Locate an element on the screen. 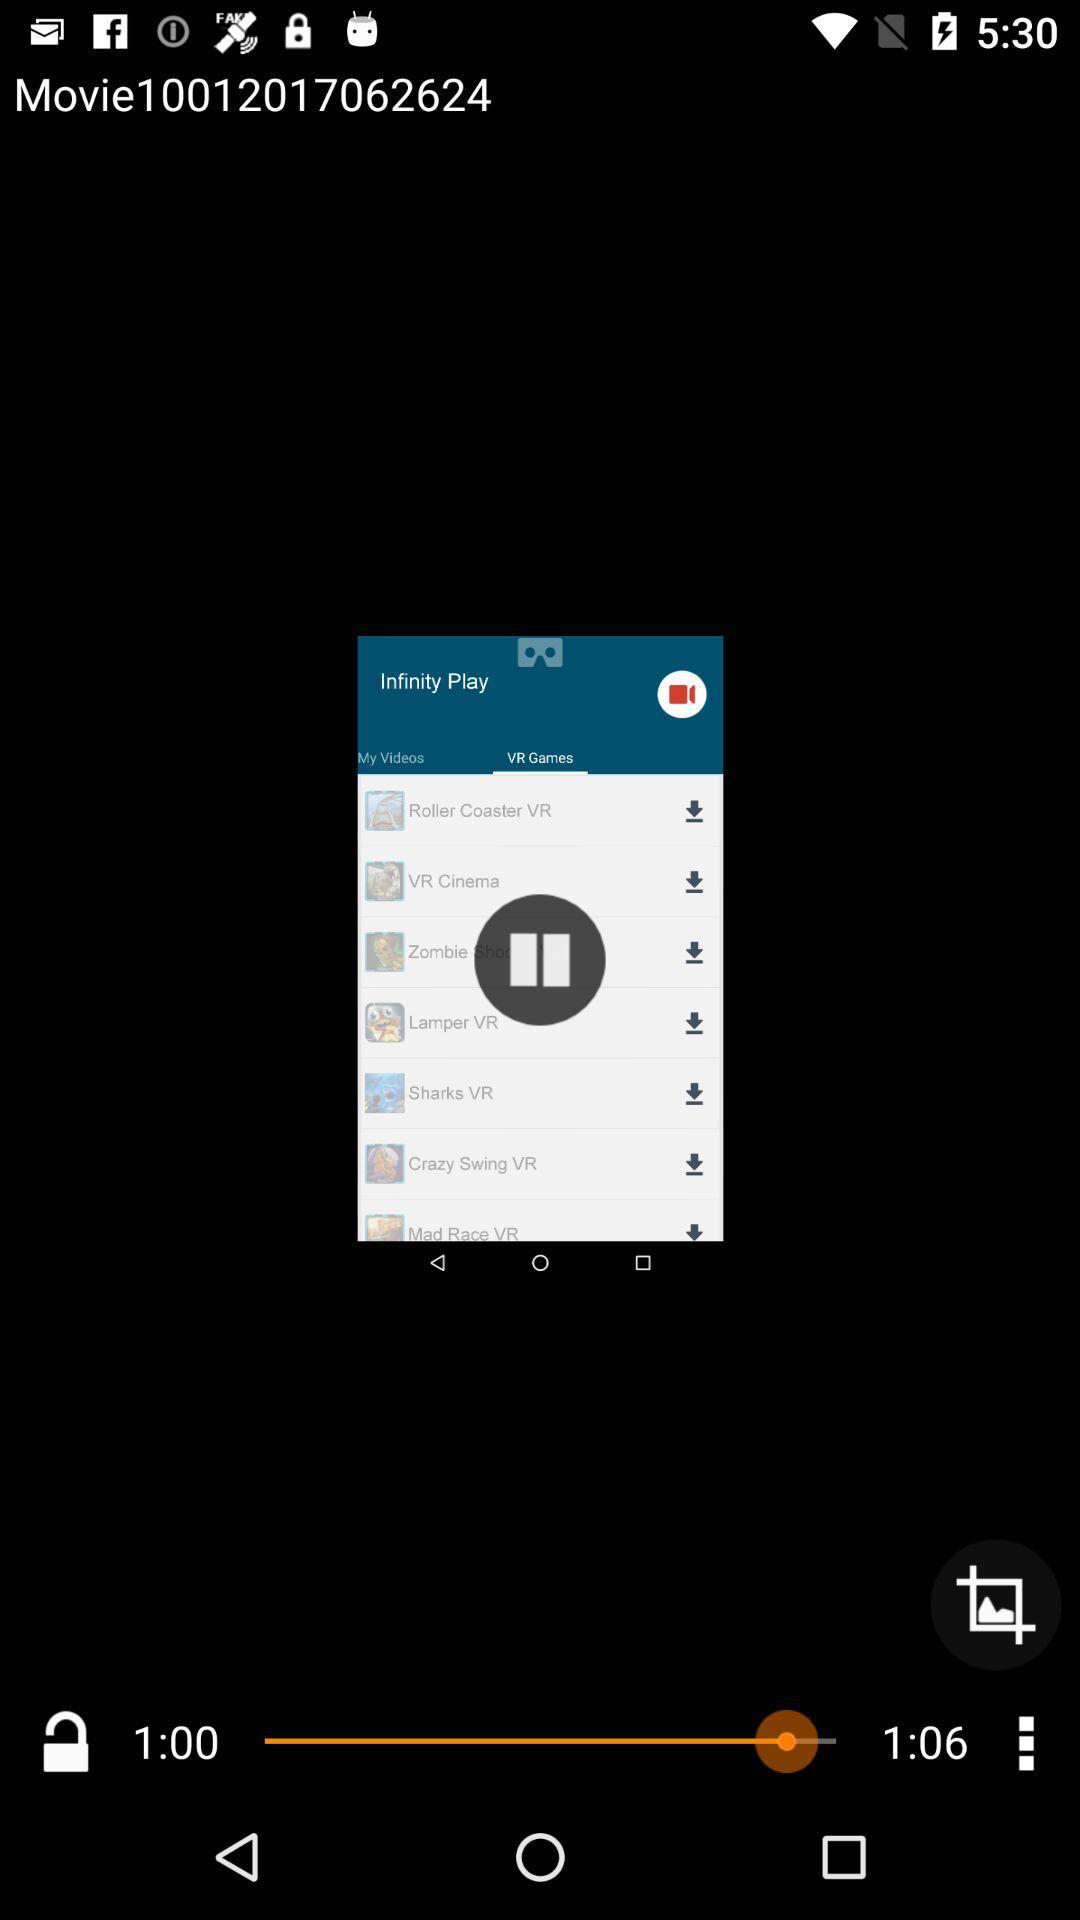 Image resolution: width=1080 pixels, height=1920 pixels. lock option is located at coordinates (64, 1740).